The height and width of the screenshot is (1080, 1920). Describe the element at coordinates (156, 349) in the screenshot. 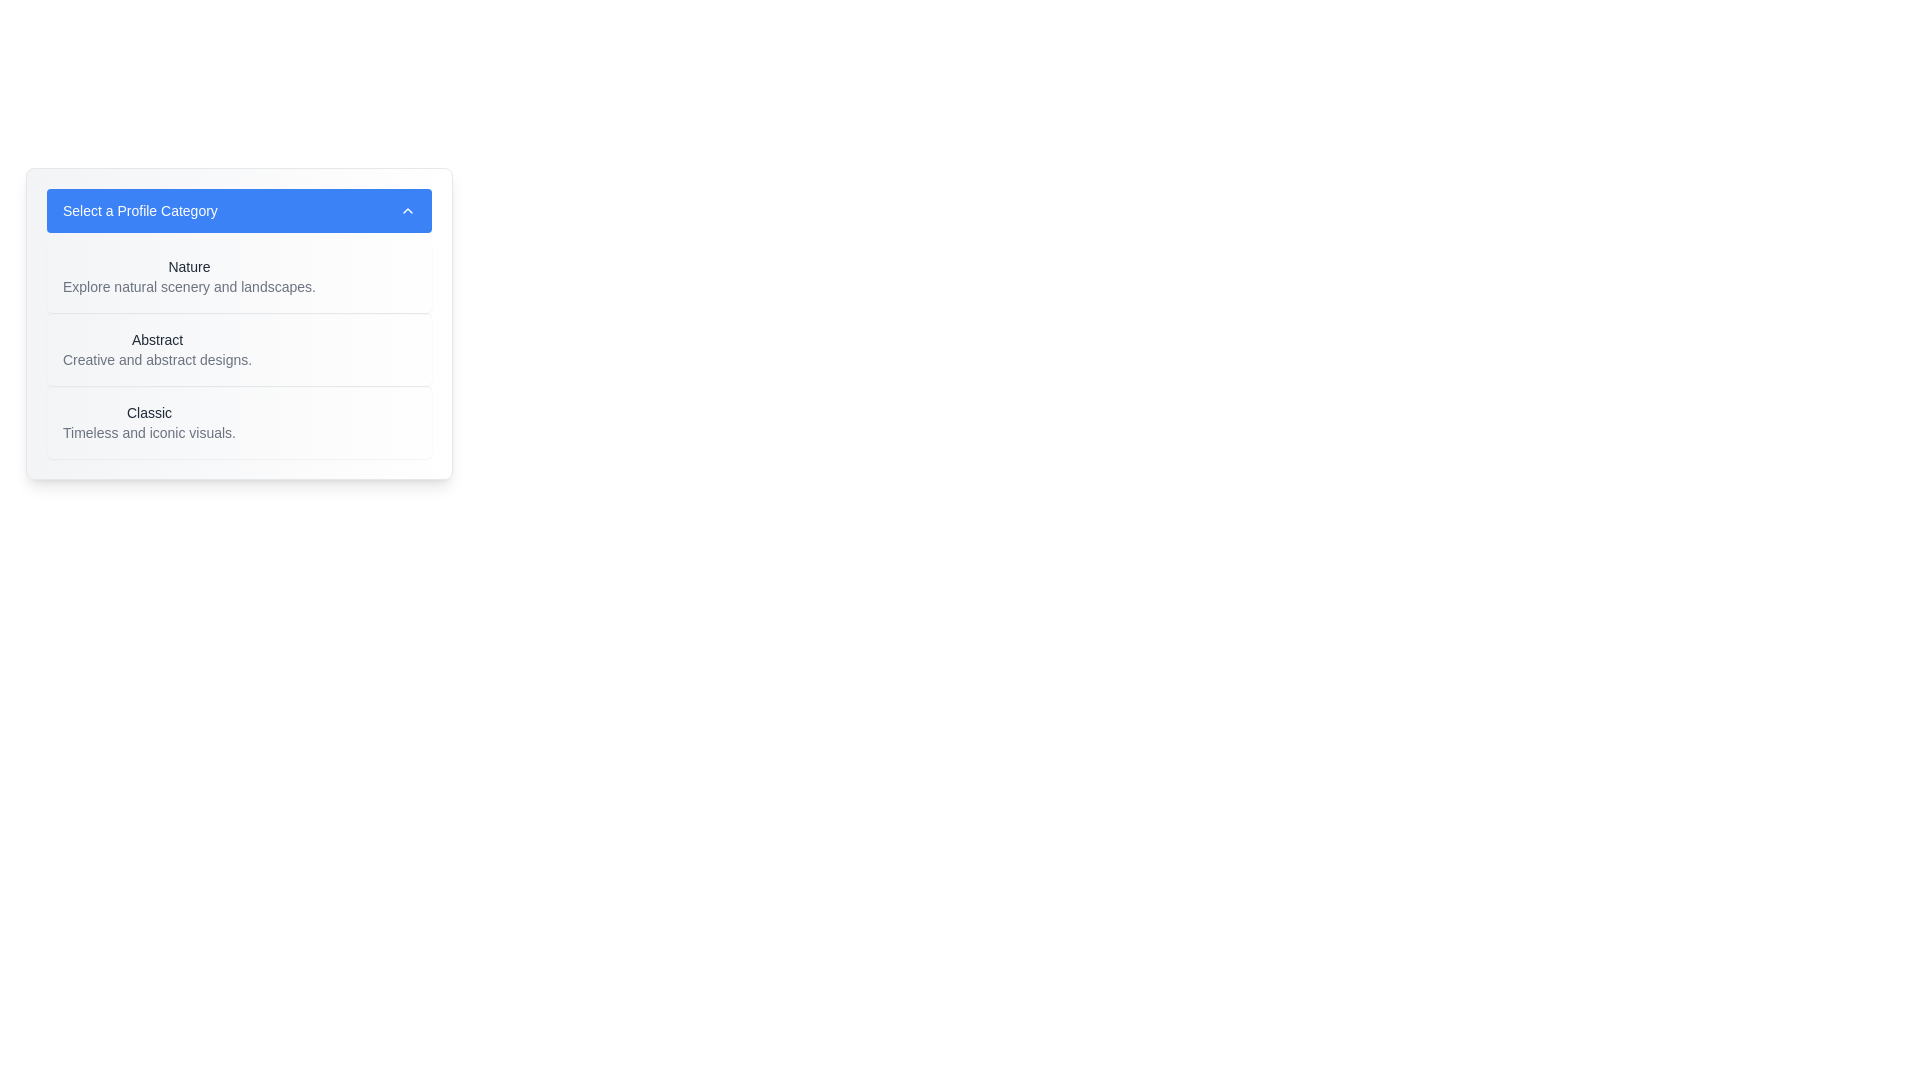

I see `the static text block with the header 'Abstract' and the description 'Creative and abstract designs.' located in the dropdown under 'Select a Profile Category'` at that location.